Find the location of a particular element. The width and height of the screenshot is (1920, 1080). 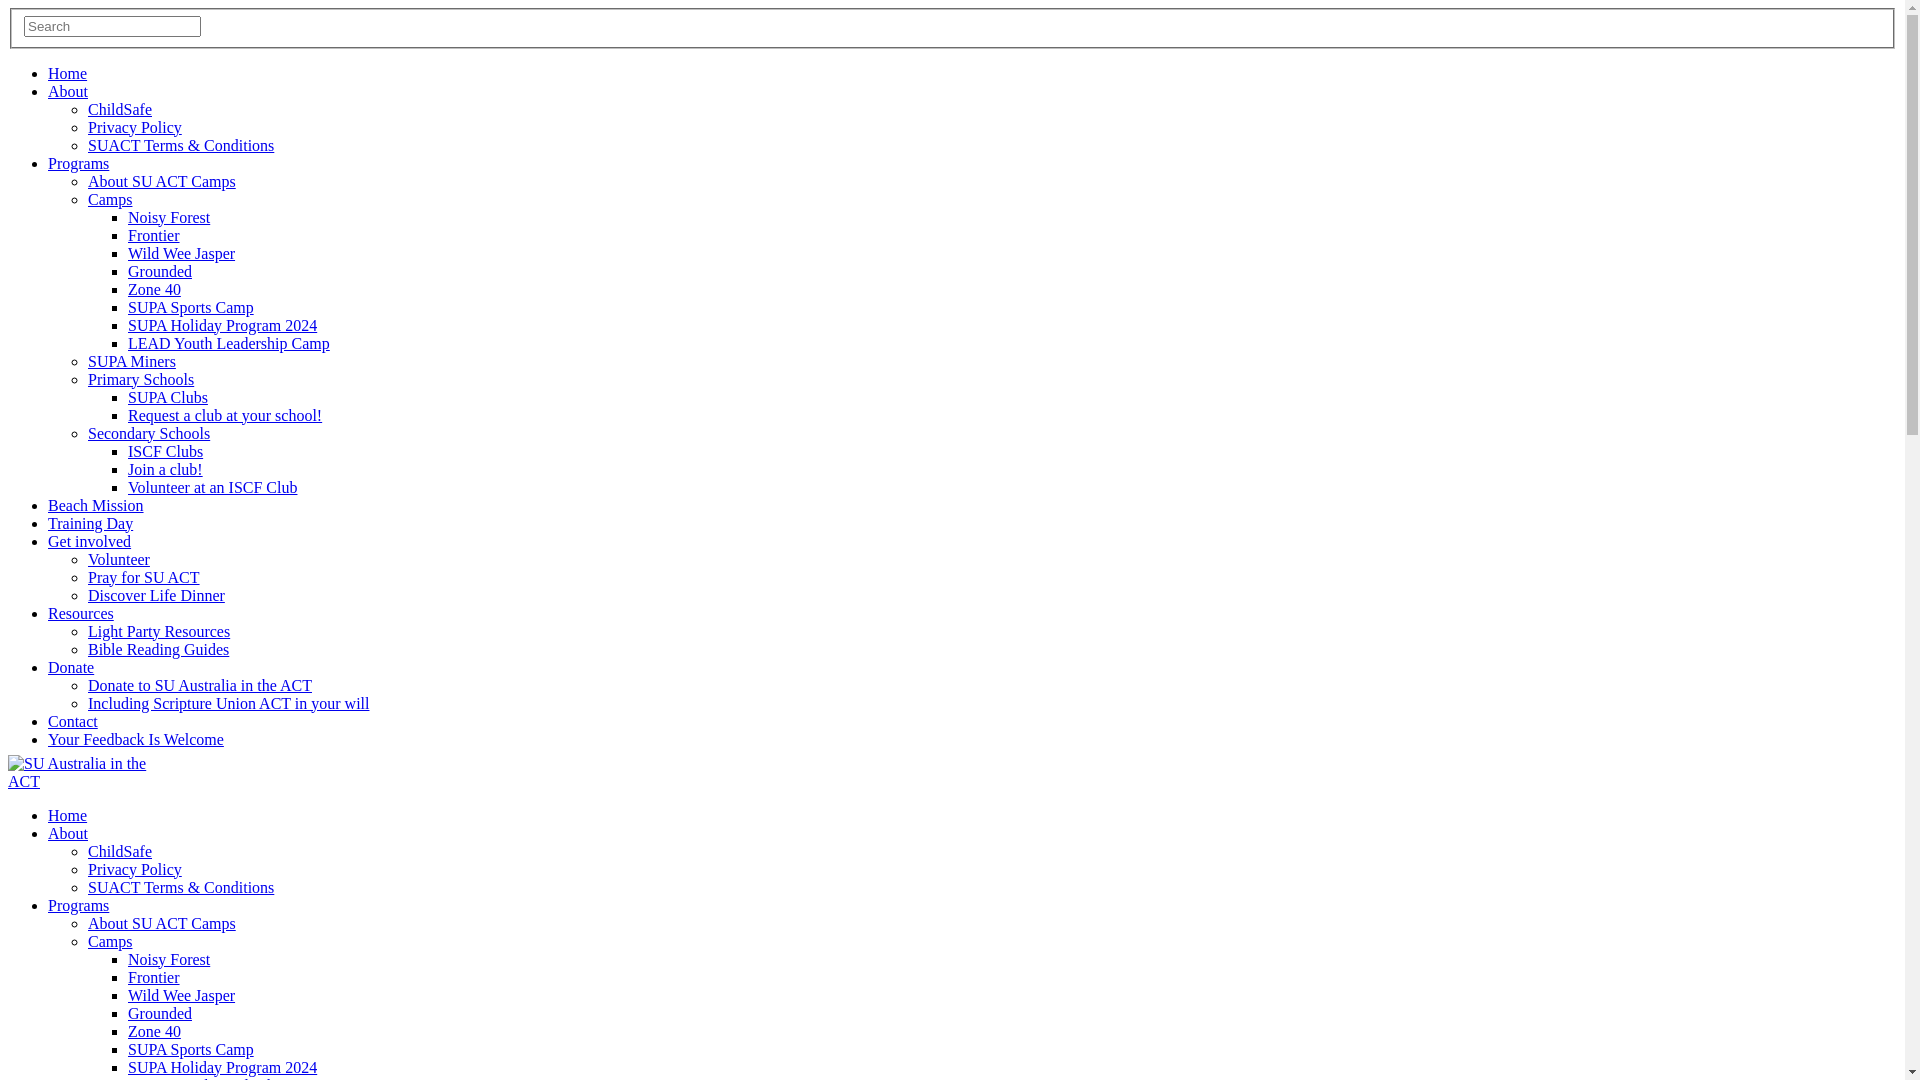

'SUPA Sports Camp' is located at coordinates (191, 307).